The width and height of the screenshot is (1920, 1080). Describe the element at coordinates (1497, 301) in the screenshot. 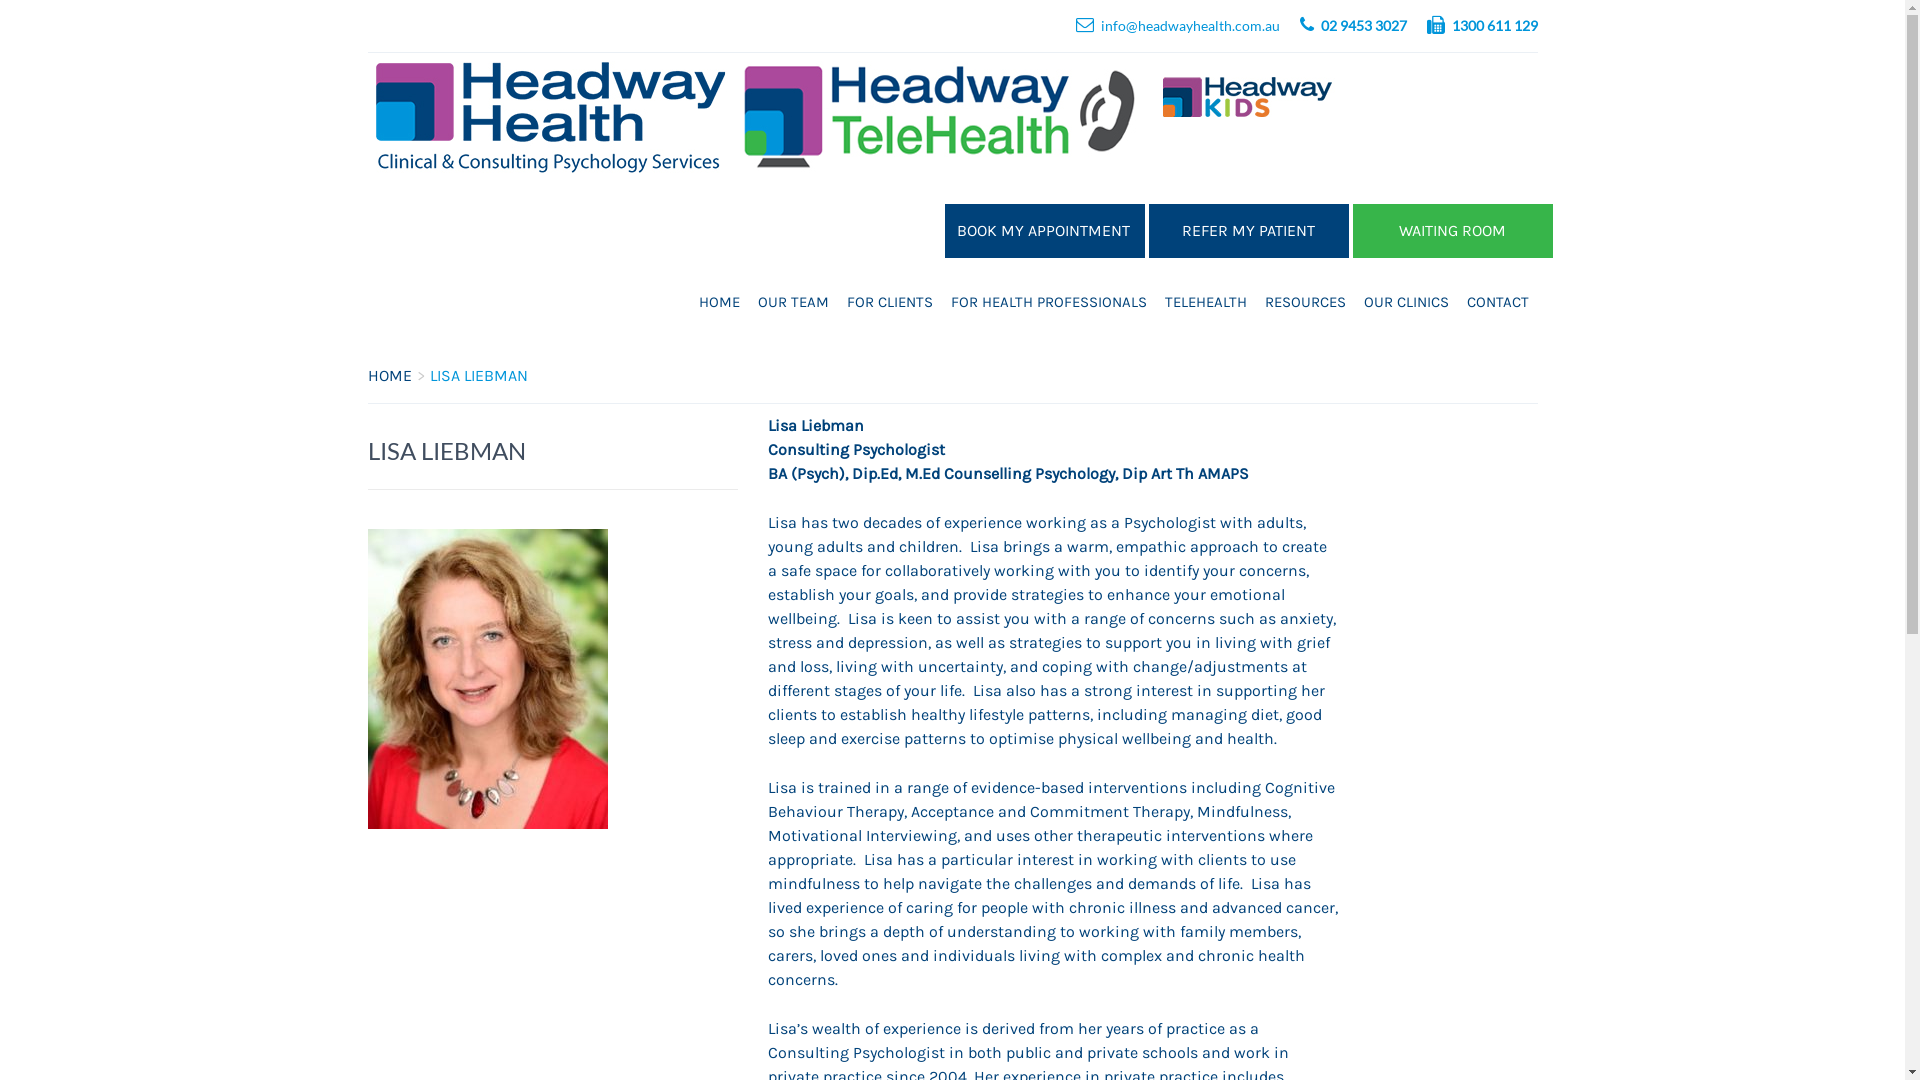

I see `'CONTACT'` at that location.